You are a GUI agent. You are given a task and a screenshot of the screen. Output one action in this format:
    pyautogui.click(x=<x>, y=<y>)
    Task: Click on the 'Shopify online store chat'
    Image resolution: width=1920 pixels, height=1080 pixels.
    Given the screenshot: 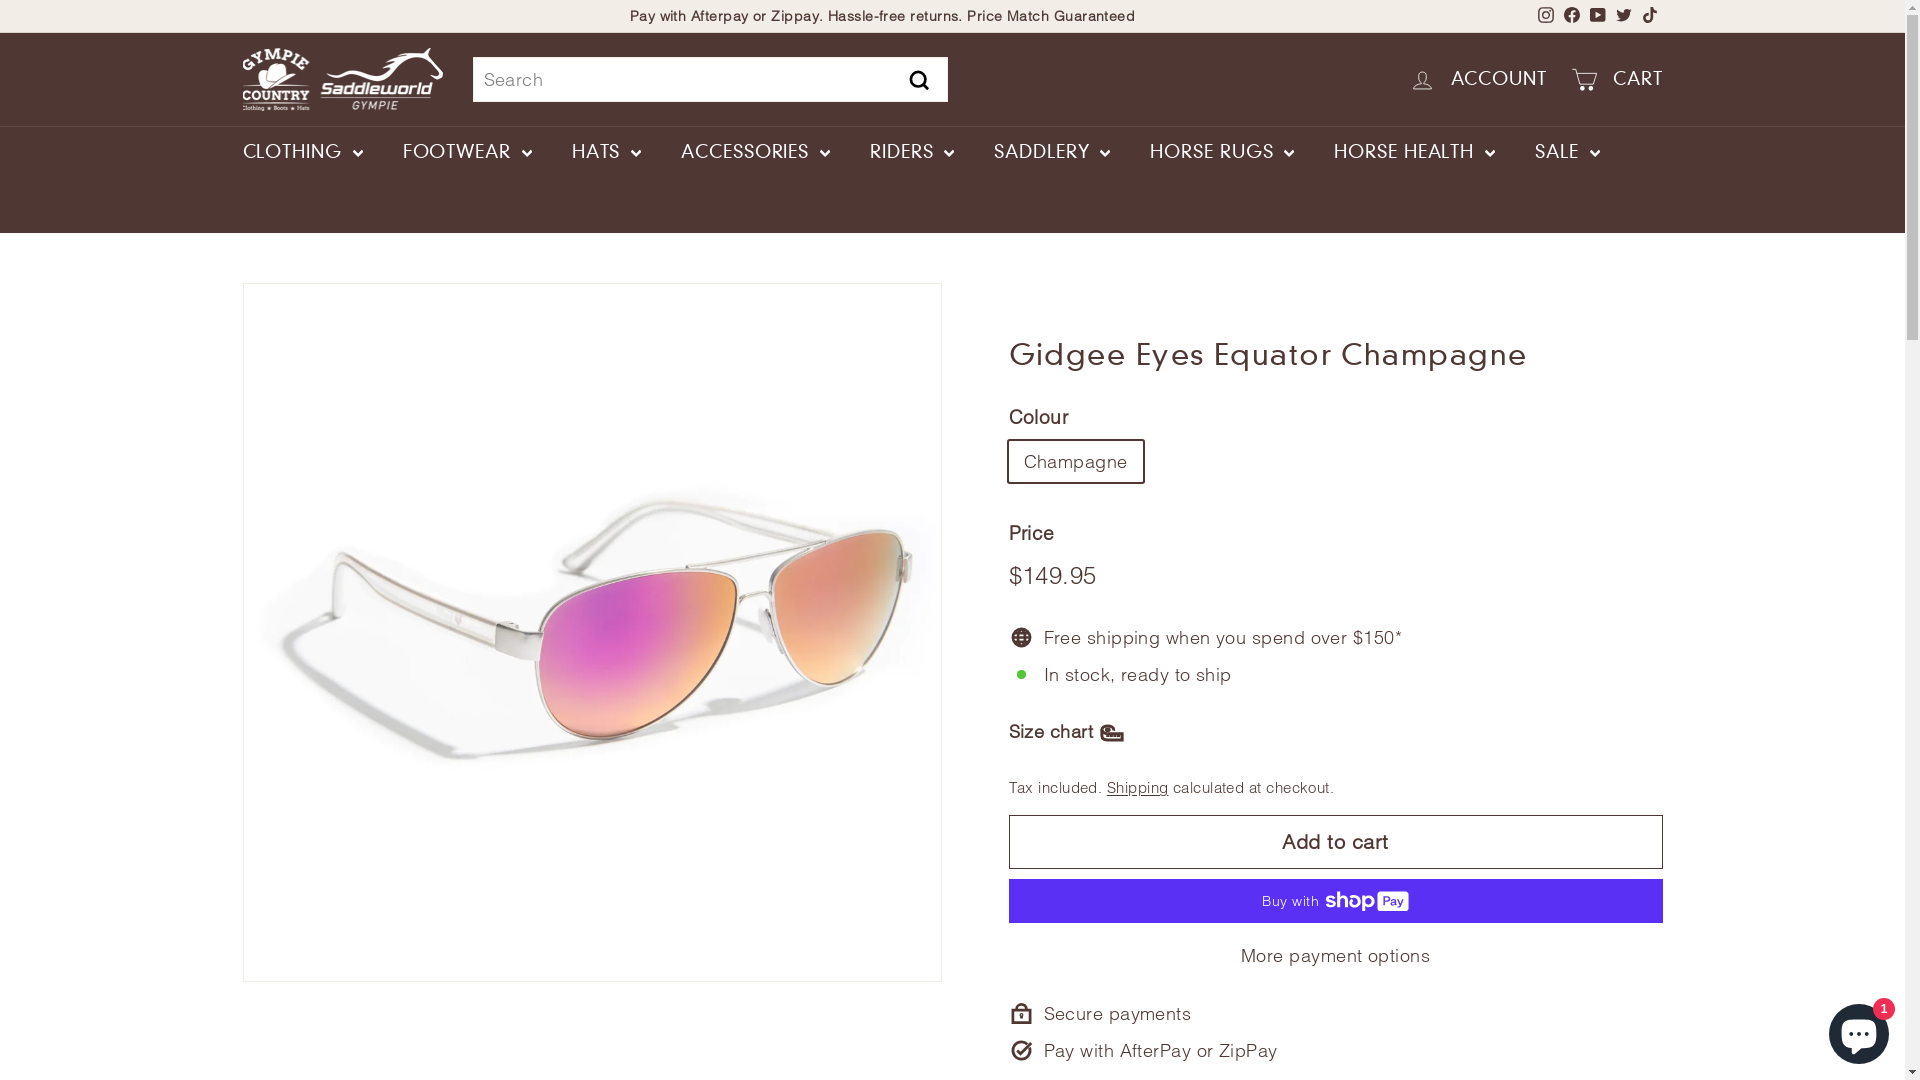 What is the action you would take?
    pyautogui.click(x=1857, y=1029)
    